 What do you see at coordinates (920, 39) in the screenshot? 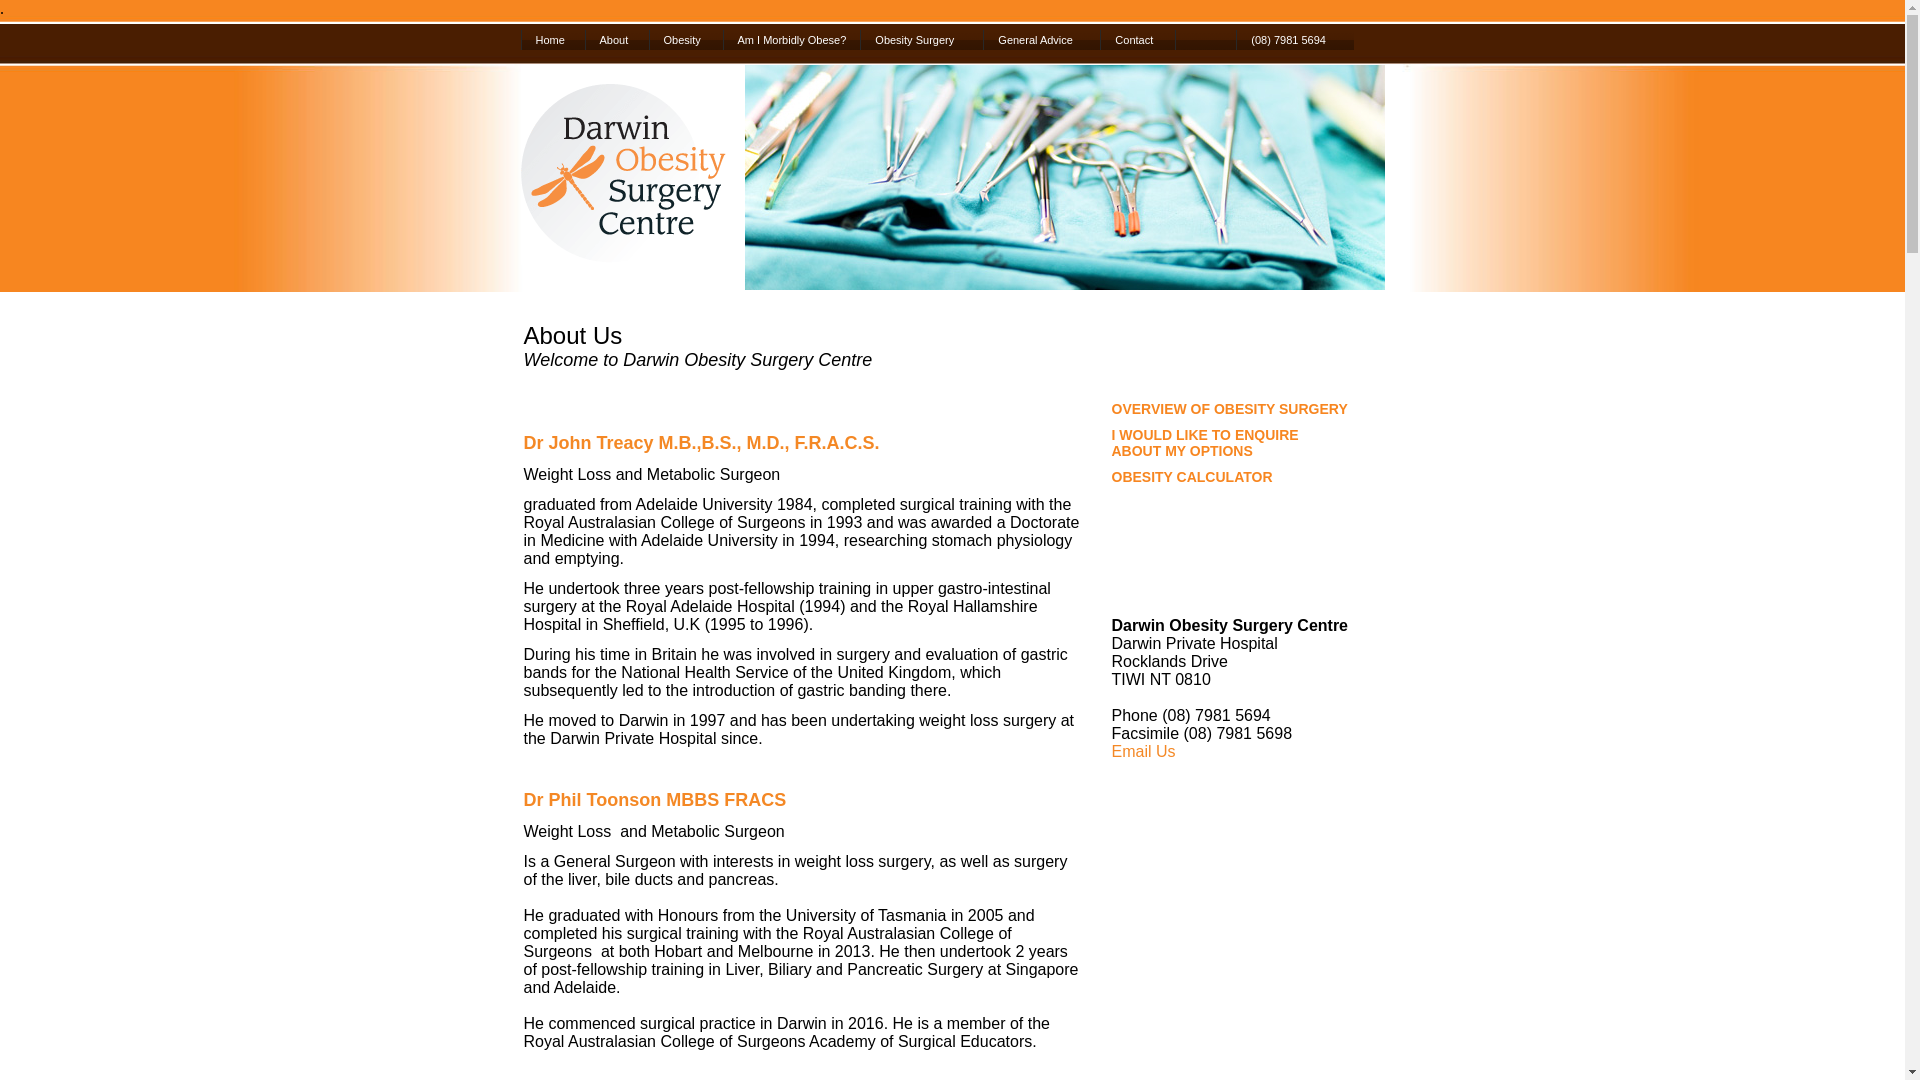
I see `'Obesity Surgery'` at bounding box center [920, 39].